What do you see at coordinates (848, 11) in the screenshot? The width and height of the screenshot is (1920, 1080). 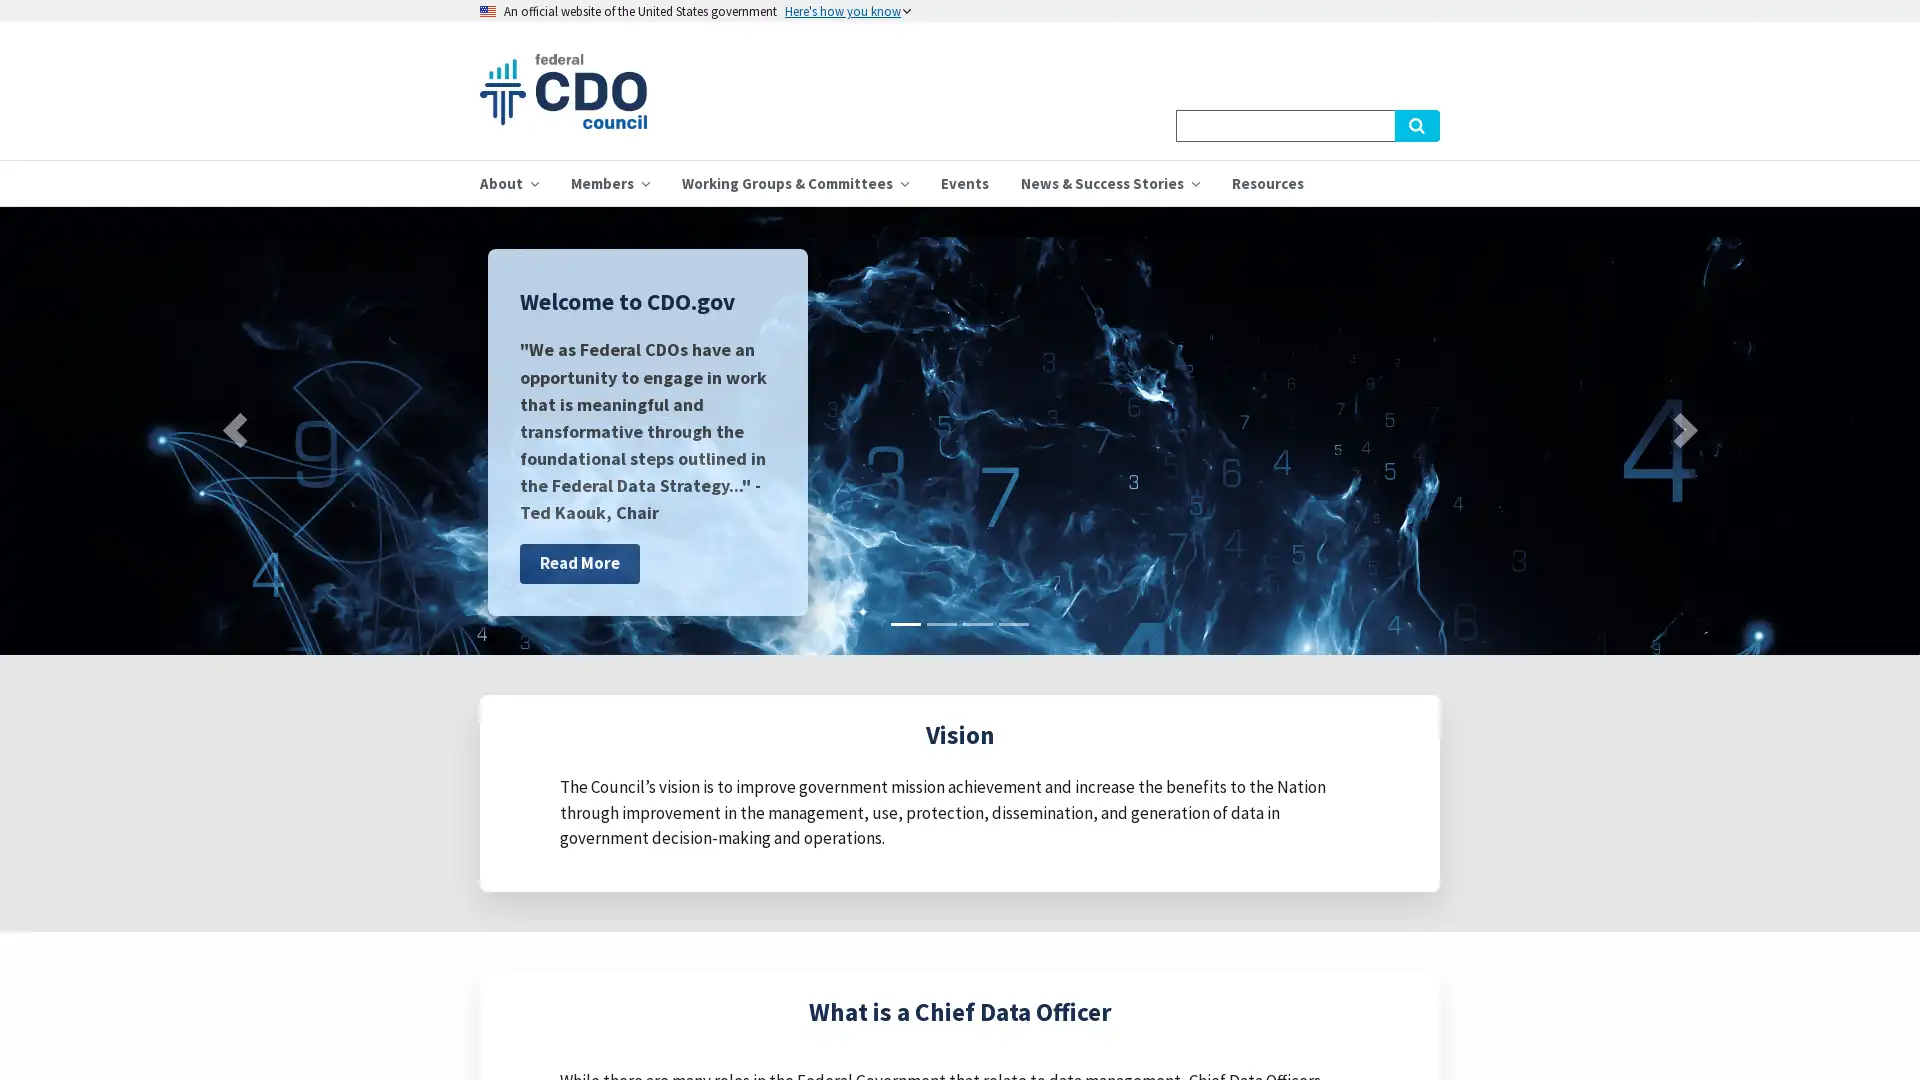 I see `Here's how you know` at bounding box center [848, 11].